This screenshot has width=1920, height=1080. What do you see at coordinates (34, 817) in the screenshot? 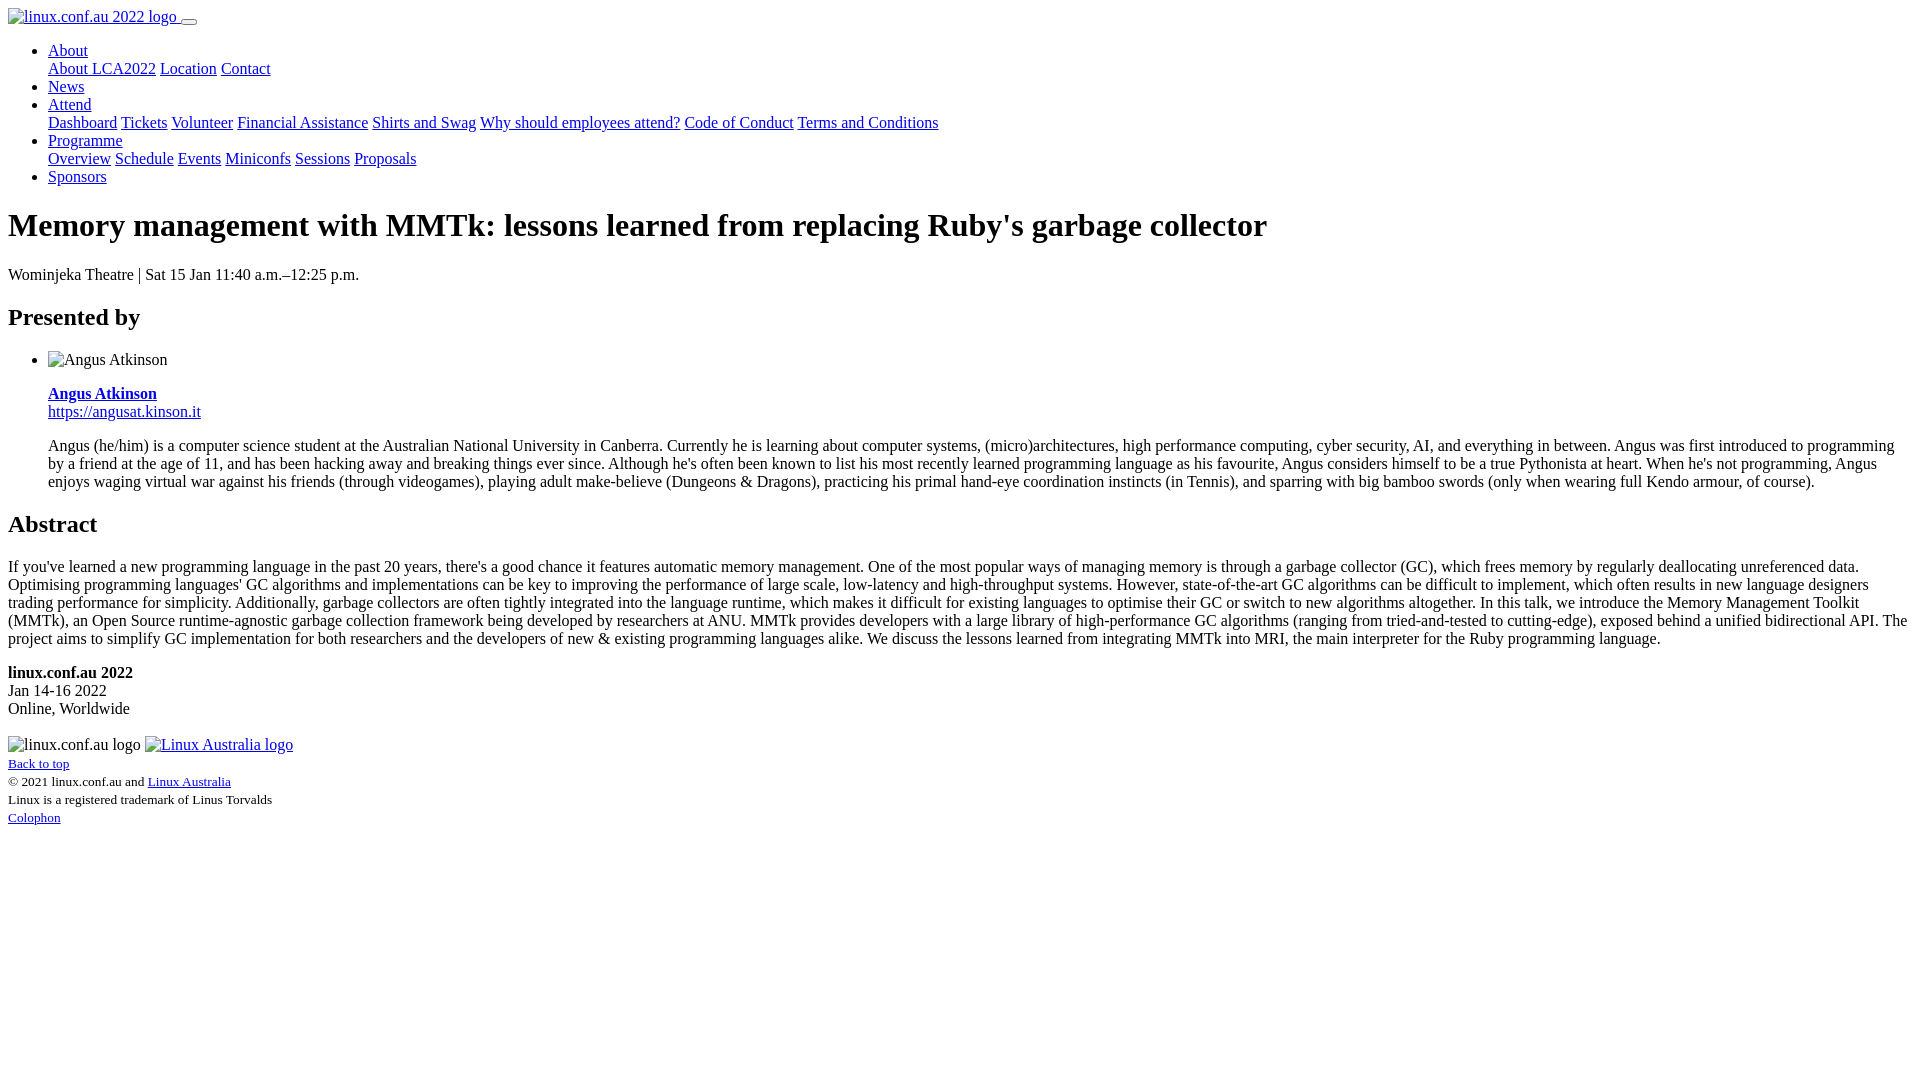
I see `'Colophon'` at bounding box center [34, 817].